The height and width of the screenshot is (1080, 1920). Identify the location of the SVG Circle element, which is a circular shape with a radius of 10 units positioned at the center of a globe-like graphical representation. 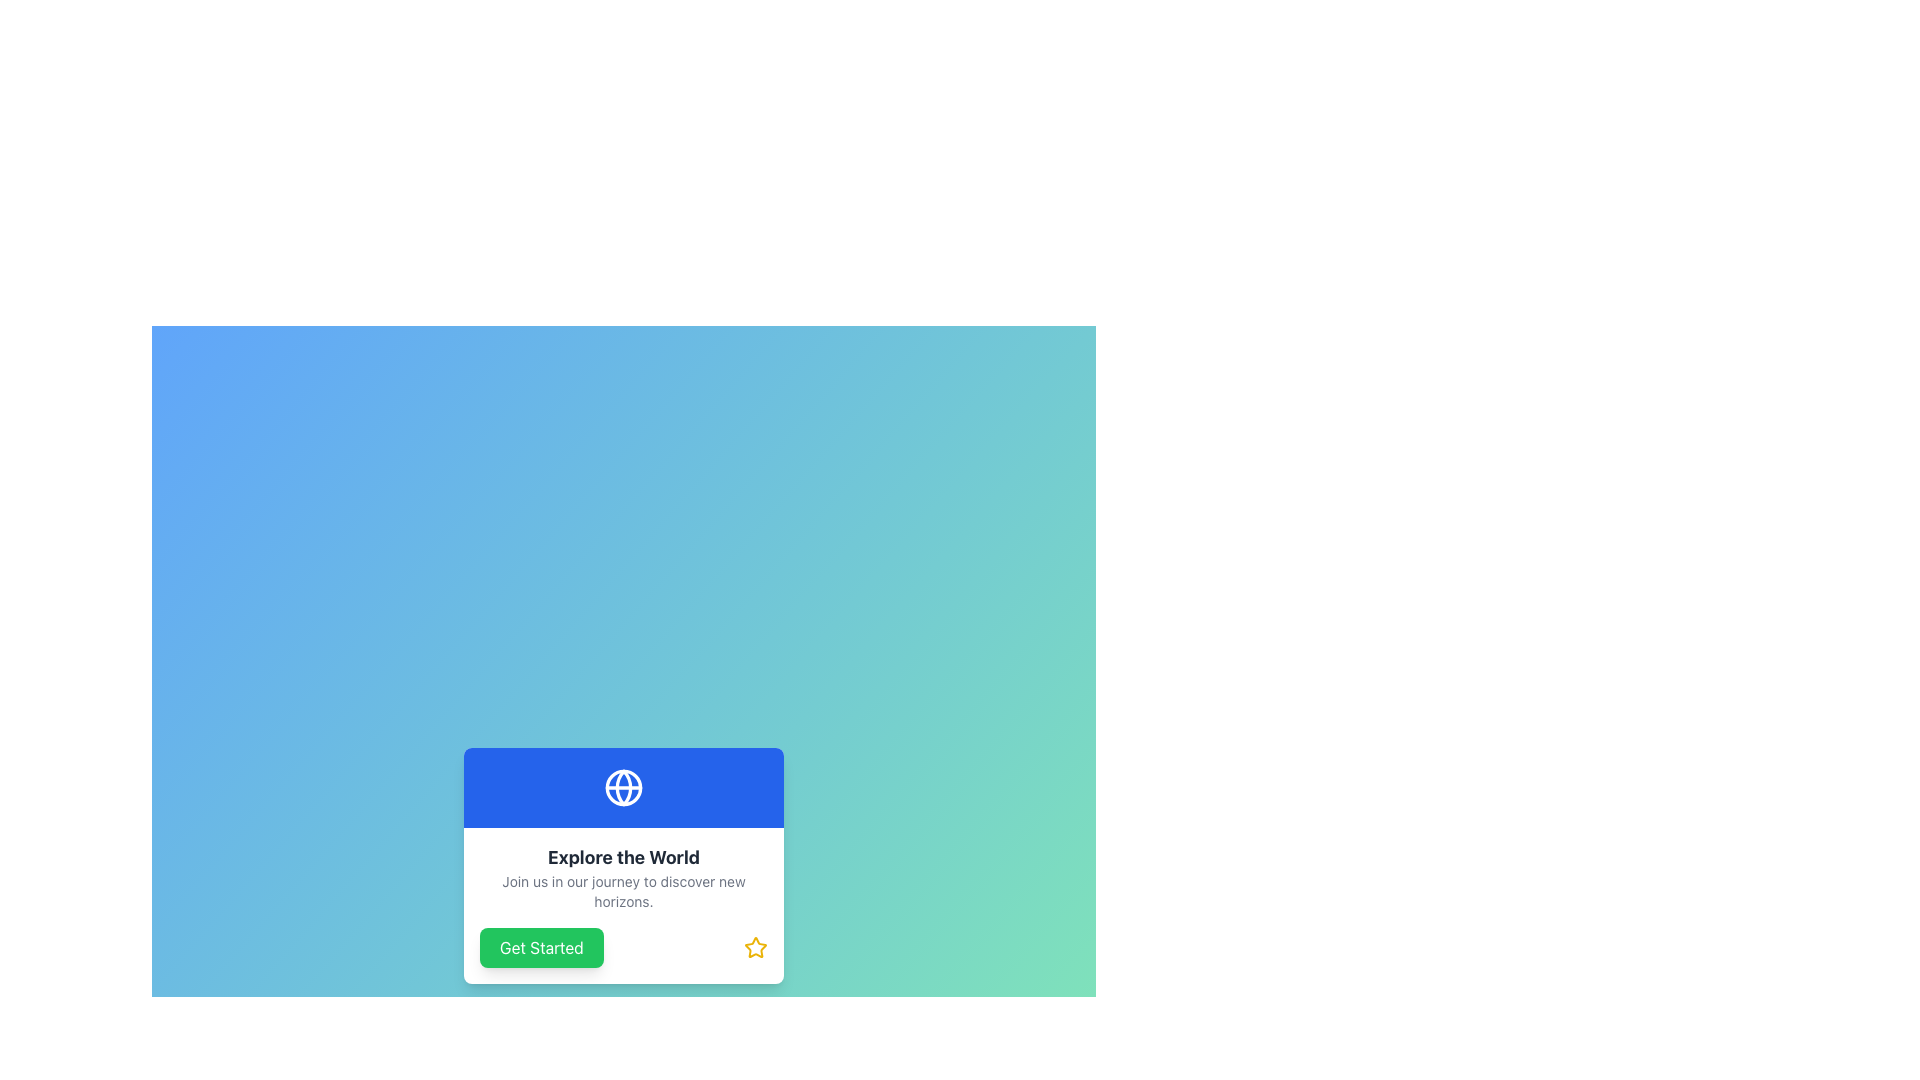
(623, 786).